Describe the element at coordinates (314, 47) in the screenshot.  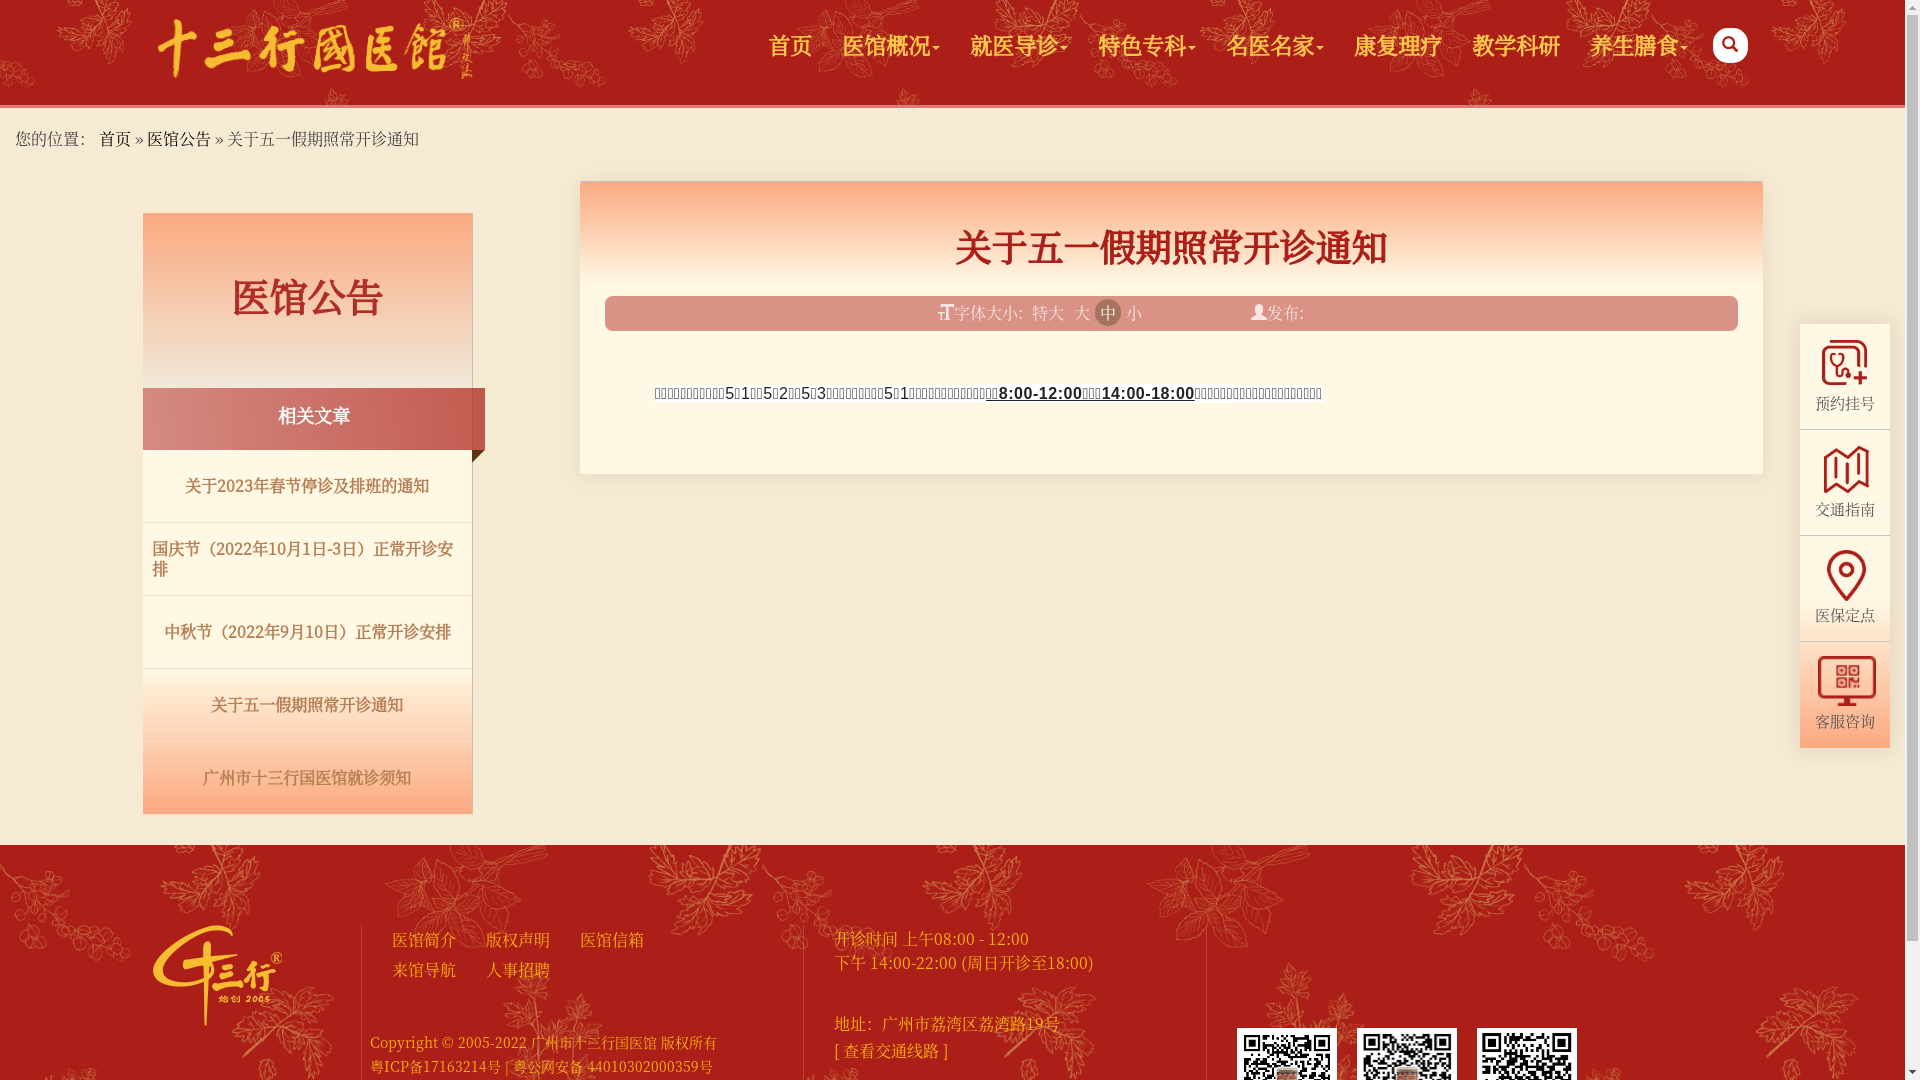
I see `'logo'` at that location.